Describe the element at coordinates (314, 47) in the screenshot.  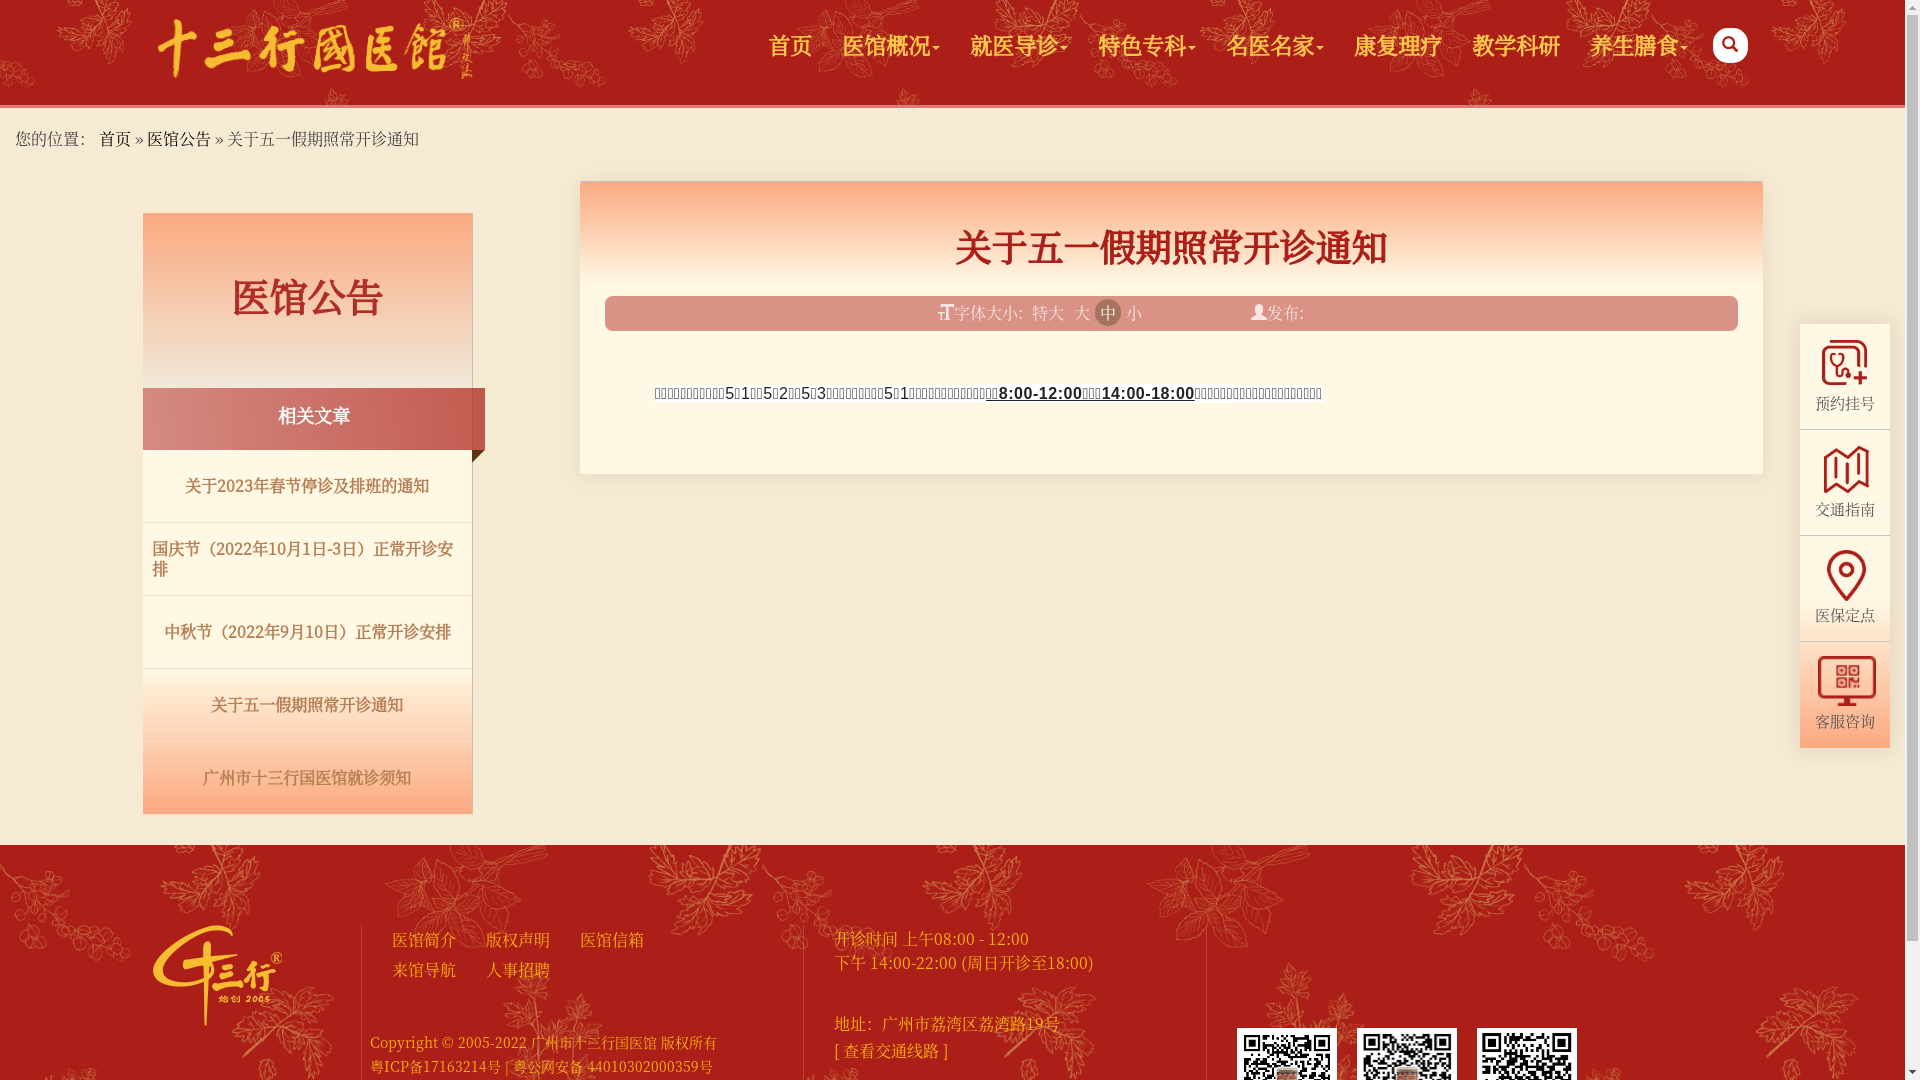
I see `'logo'` at that location.